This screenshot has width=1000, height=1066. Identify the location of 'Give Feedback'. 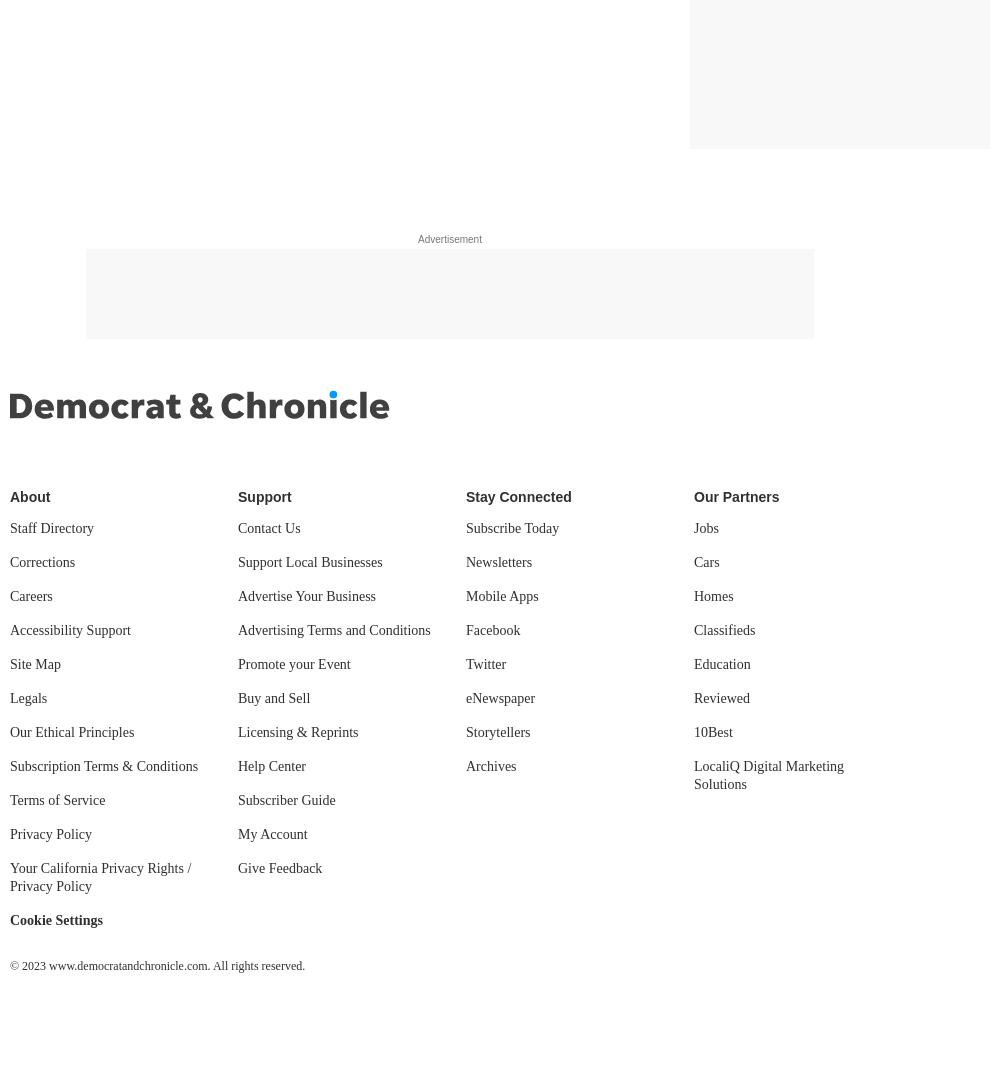
(280, 868).